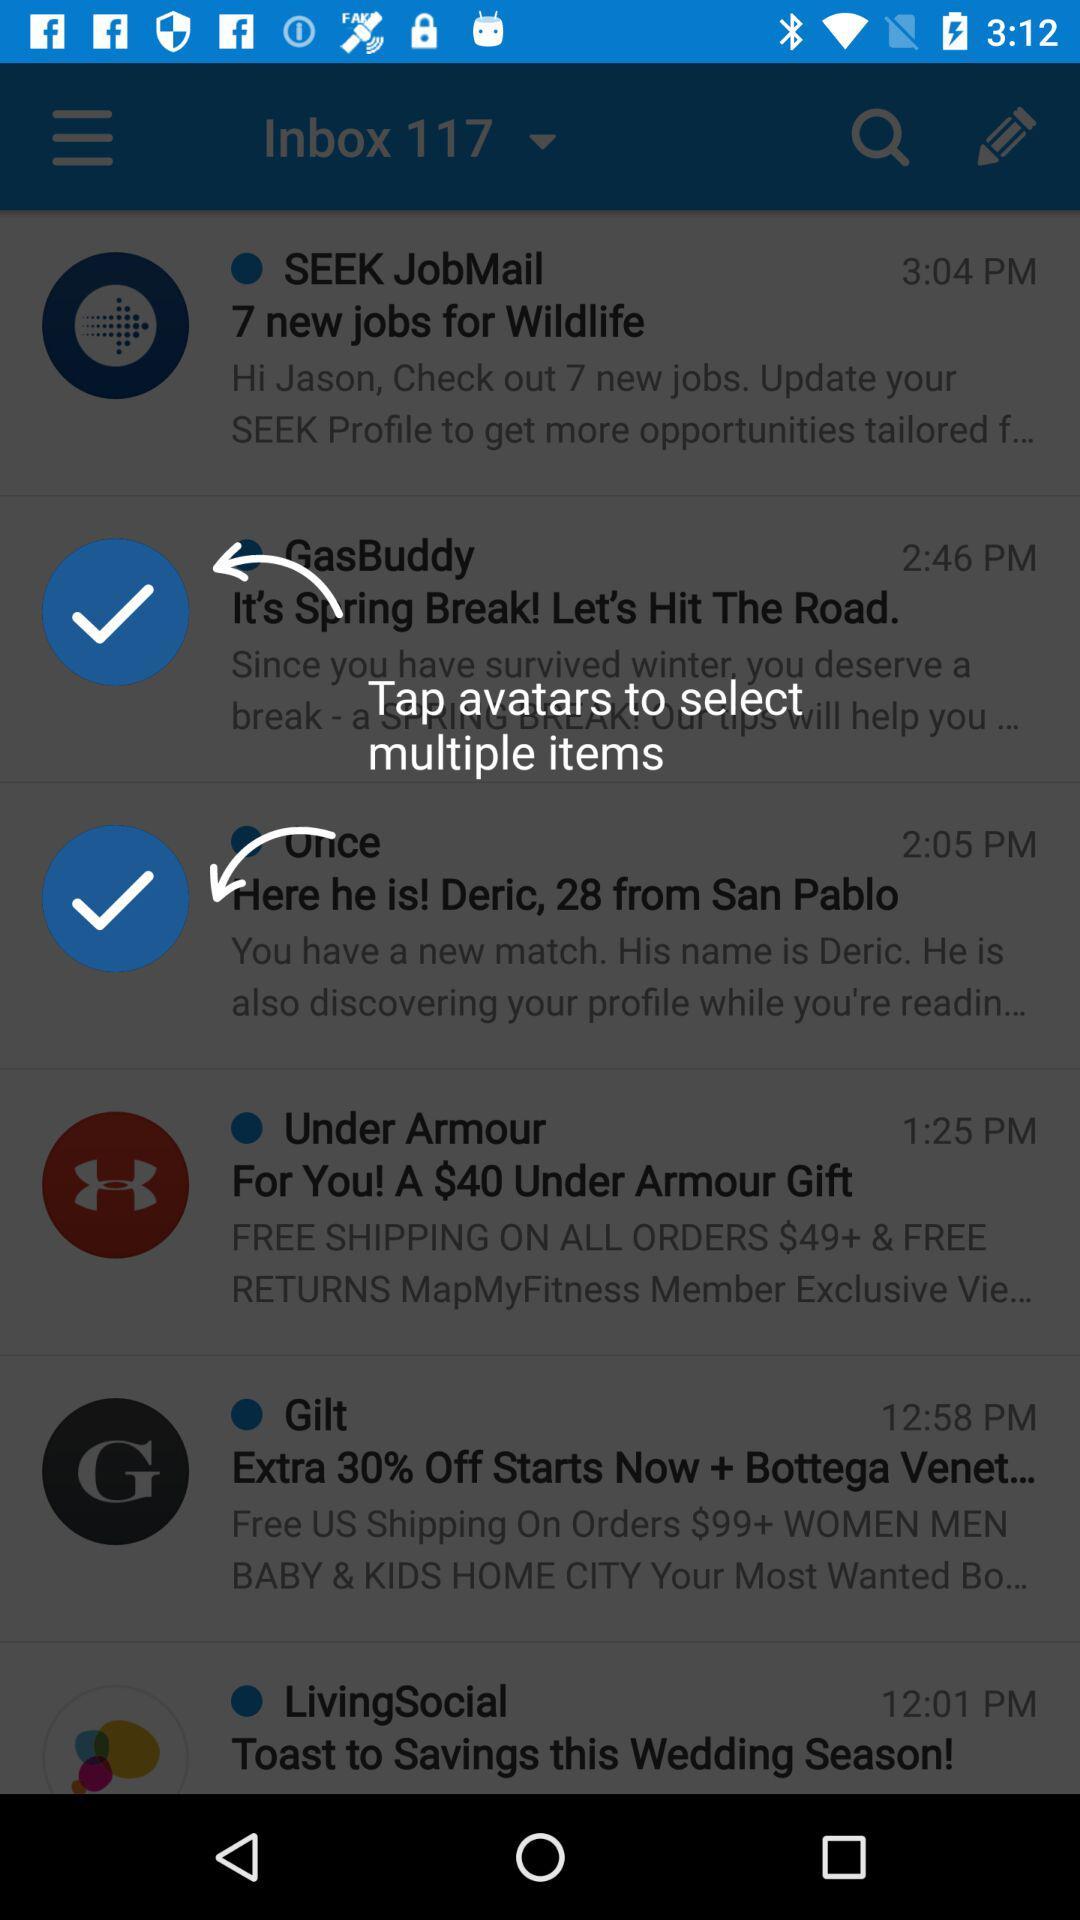  Describe the element at coordinates (115, 610) in the screenshot. I see `the check icon` at that location.